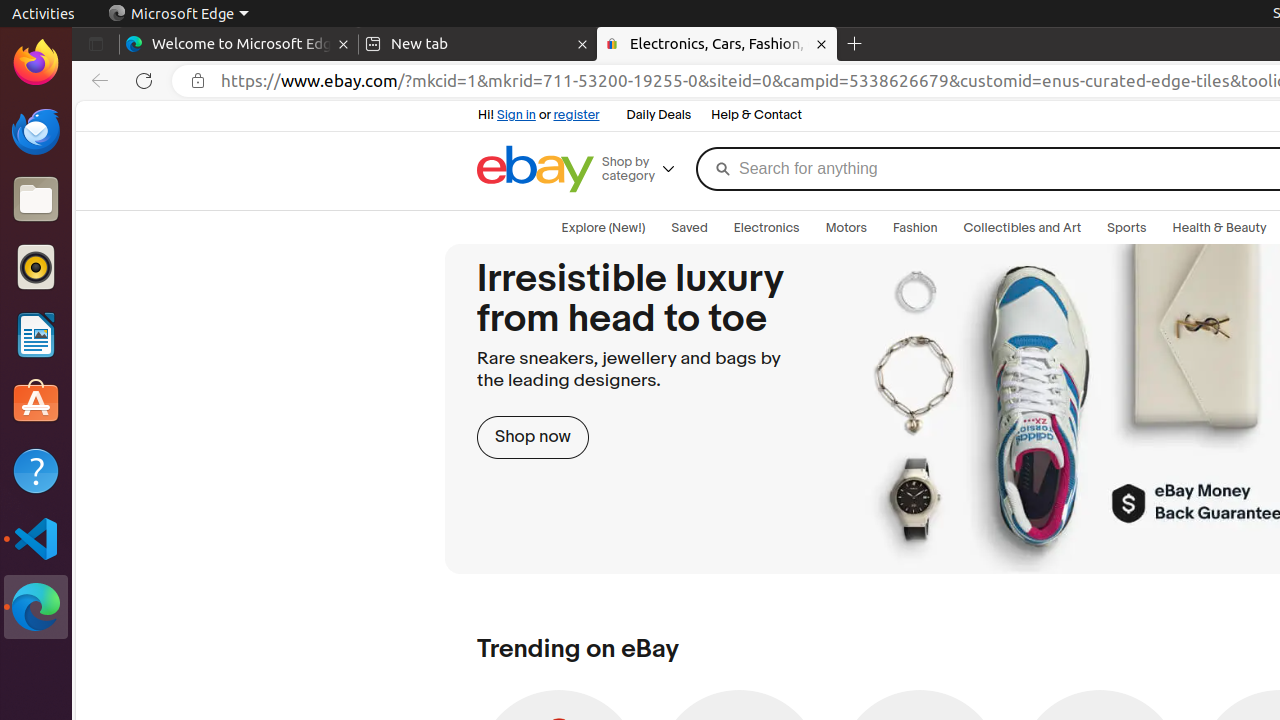 The width and height of the screenshot is (1280, 720). What do you see at coordinates (198, 80) in the screenshot?
I see `'View site information'` at bounding box center [198, 80].